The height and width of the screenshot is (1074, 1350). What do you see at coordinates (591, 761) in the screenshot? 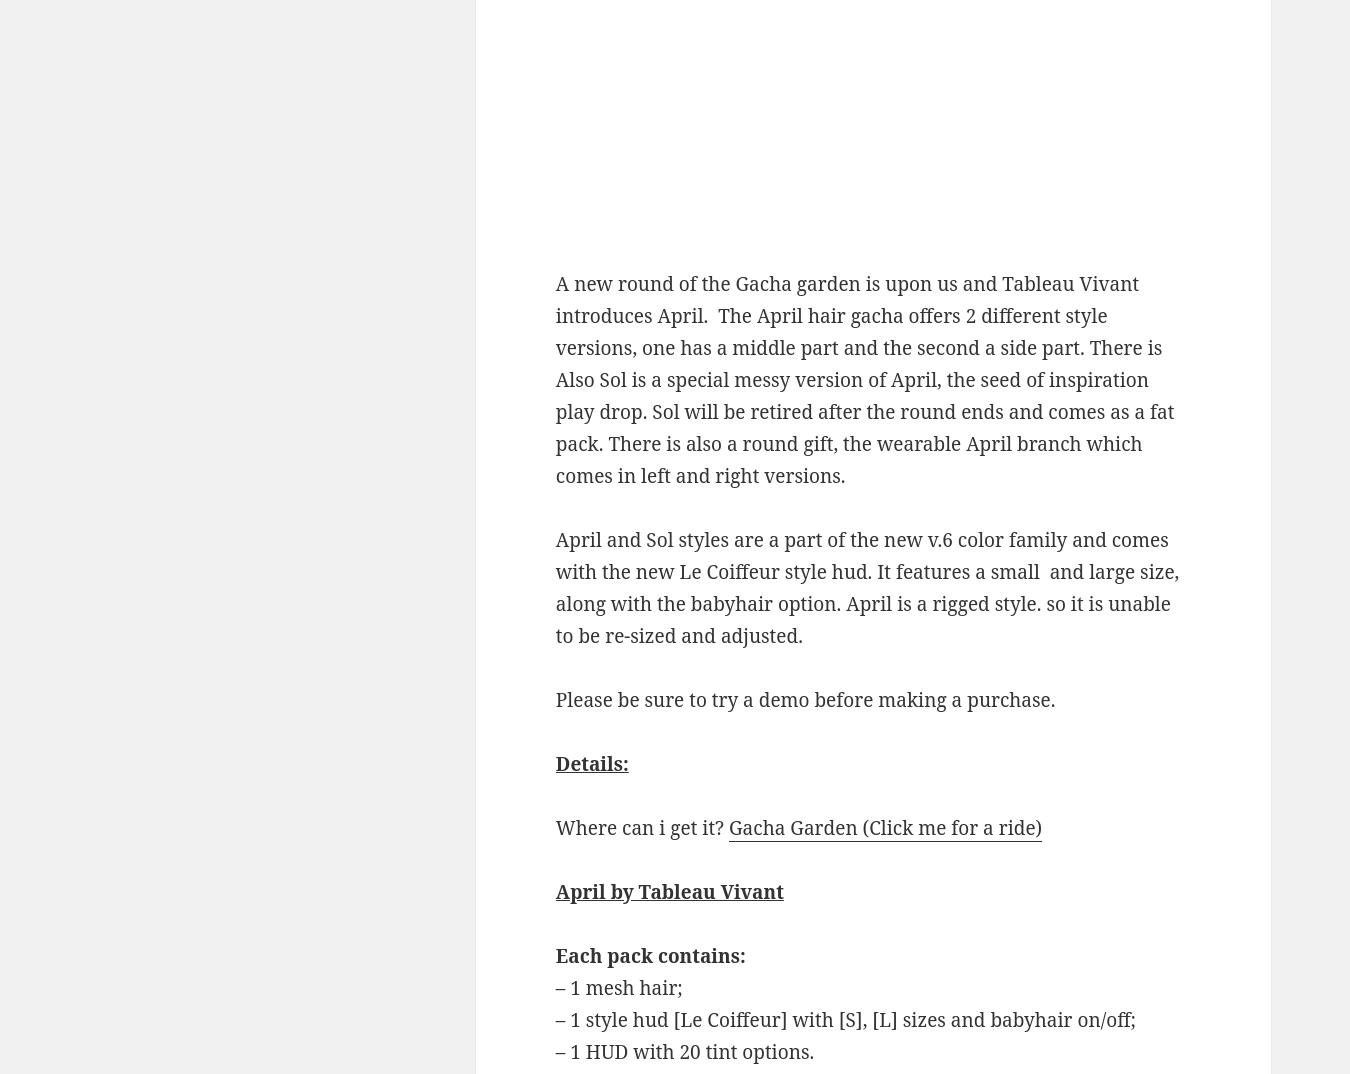
I see `'Details:'` at bounding box center [591, 761].